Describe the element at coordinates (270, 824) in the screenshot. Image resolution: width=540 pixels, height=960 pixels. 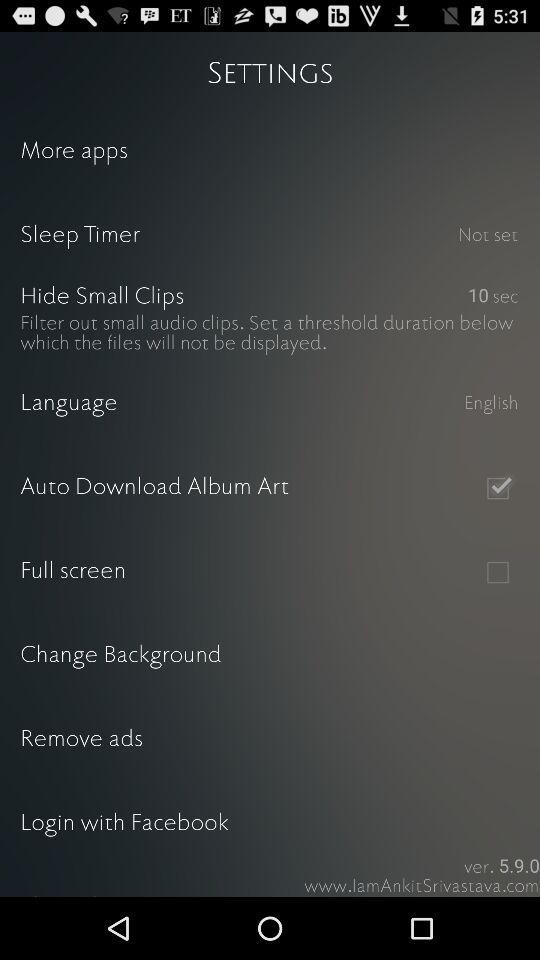
I see `the login with facebook icon` at that location.